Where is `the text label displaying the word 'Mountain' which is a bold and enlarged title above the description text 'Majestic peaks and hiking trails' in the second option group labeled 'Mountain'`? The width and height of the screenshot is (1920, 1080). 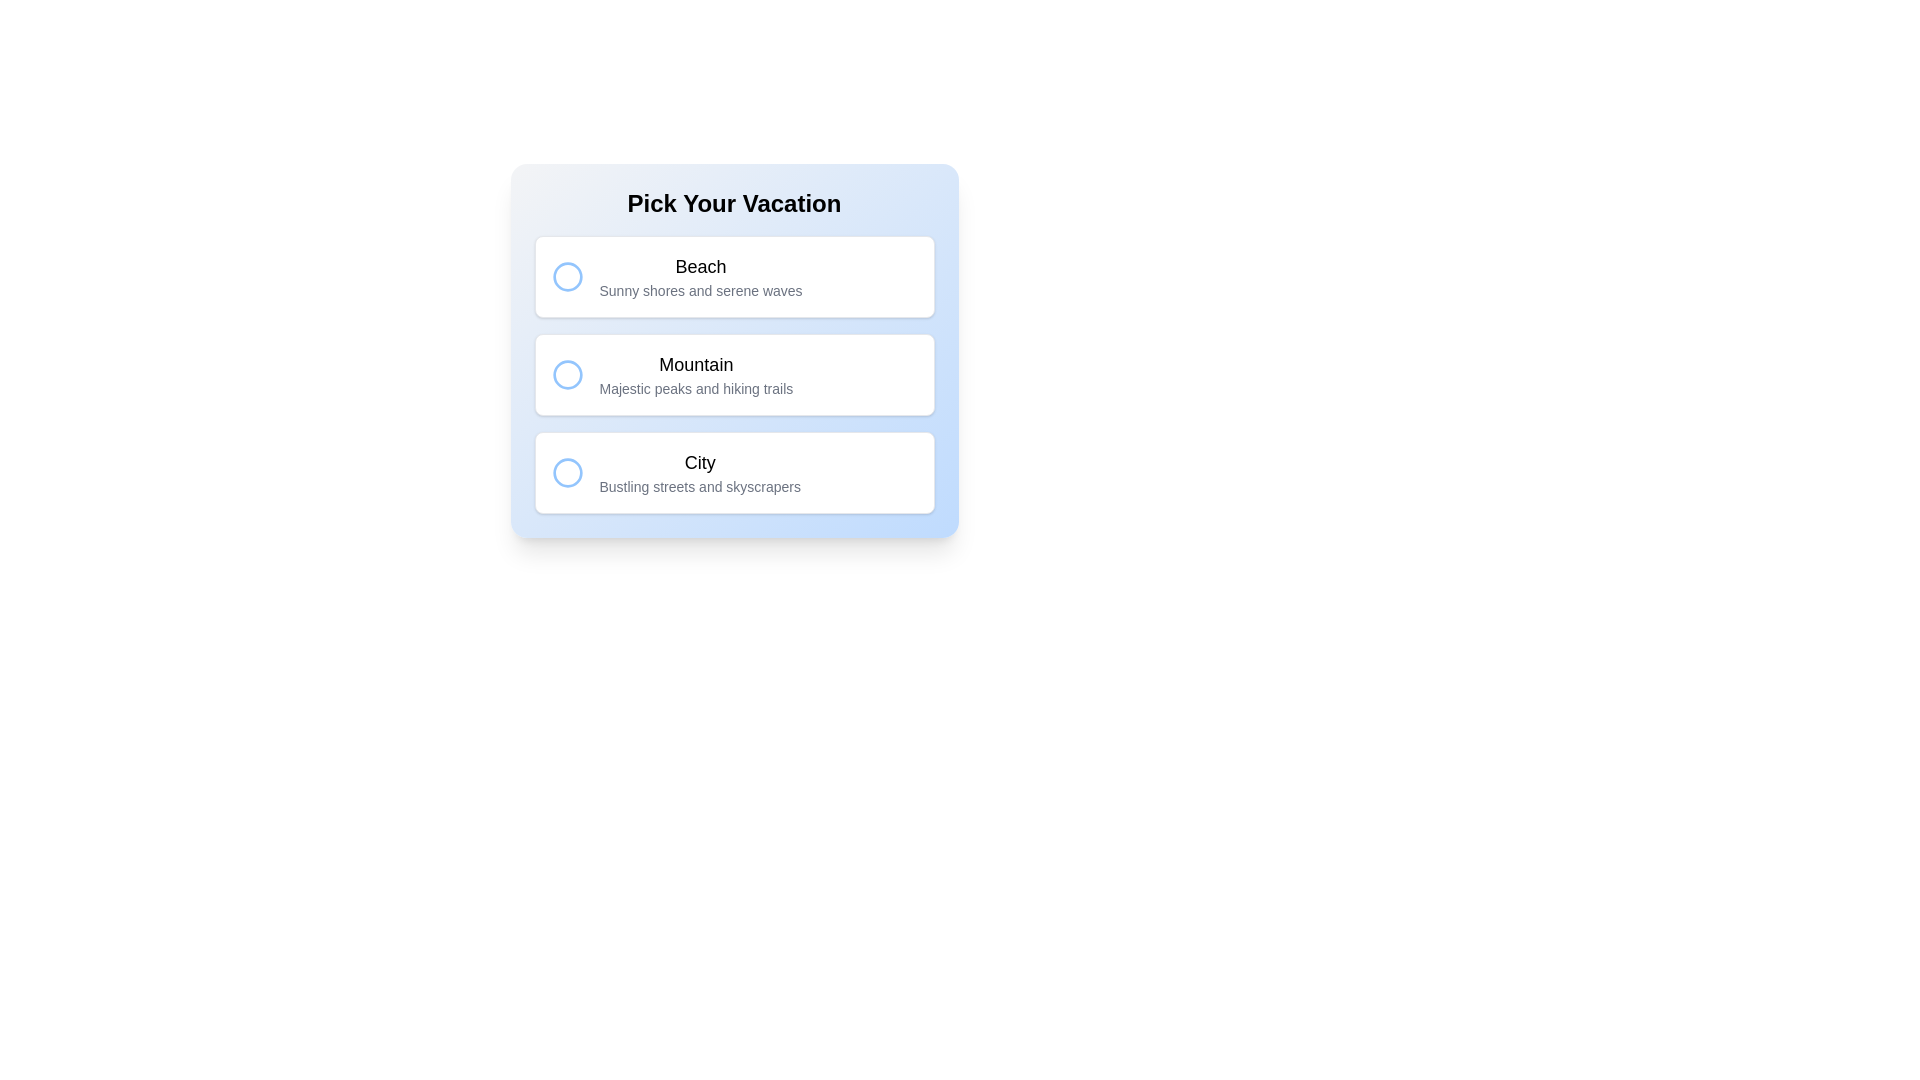
the text label displaying the word 'Mountain' which is a bold and enlarged title above the description text 'Majestic peaks and hiking trails' in the second option group labeled 'Mountain' is located at coordinates (696, 365).